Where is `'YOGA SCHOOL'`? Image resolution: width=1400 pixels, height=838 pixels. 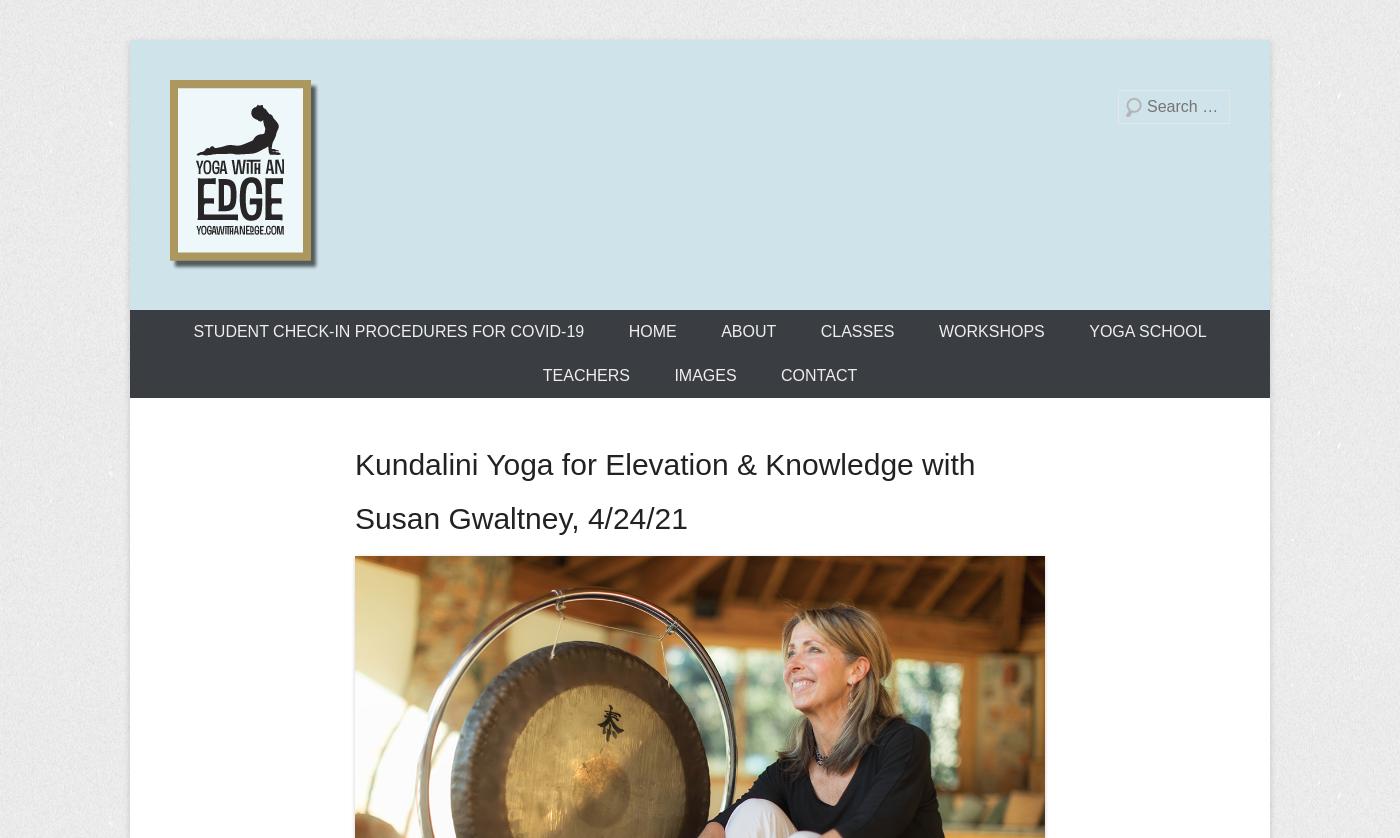 'YOGA SCHOOL' is located at coordinates (1147, 330).